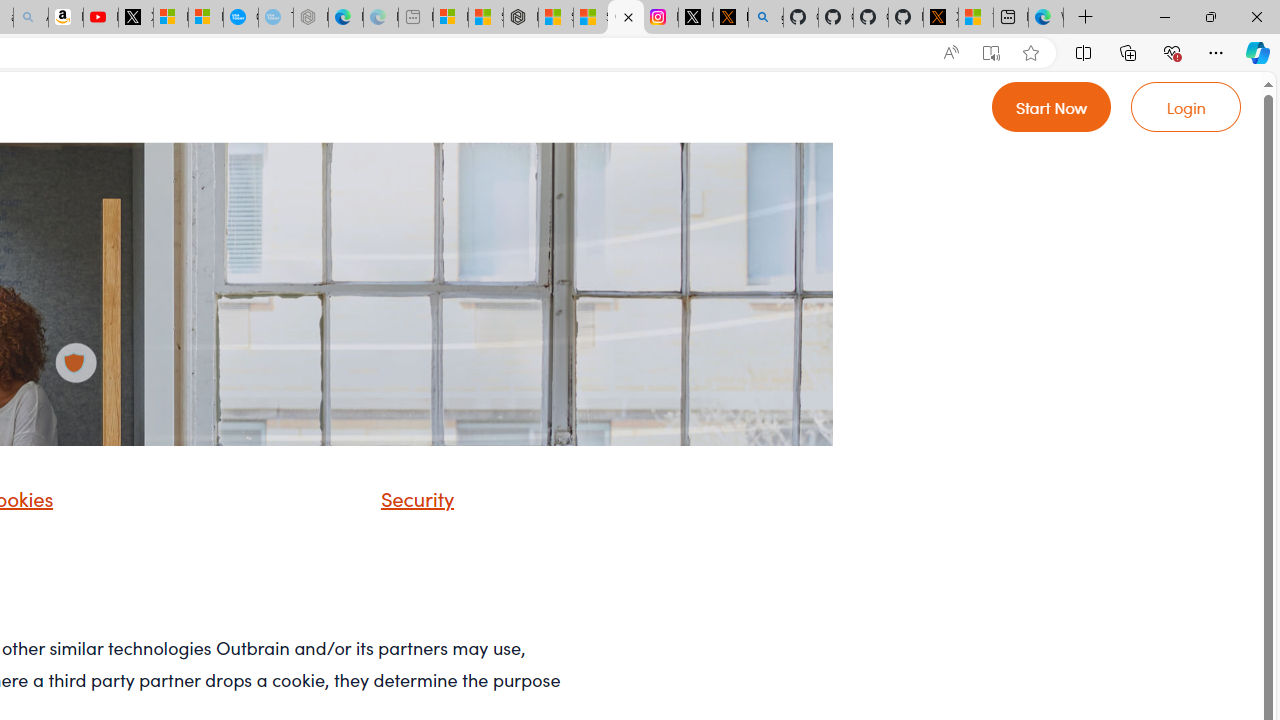  What do you see at coordinates (991, 52) in the screenshot?
I see `'Enter Immersive Reader (F9)'` at bounding box center [991, 52].